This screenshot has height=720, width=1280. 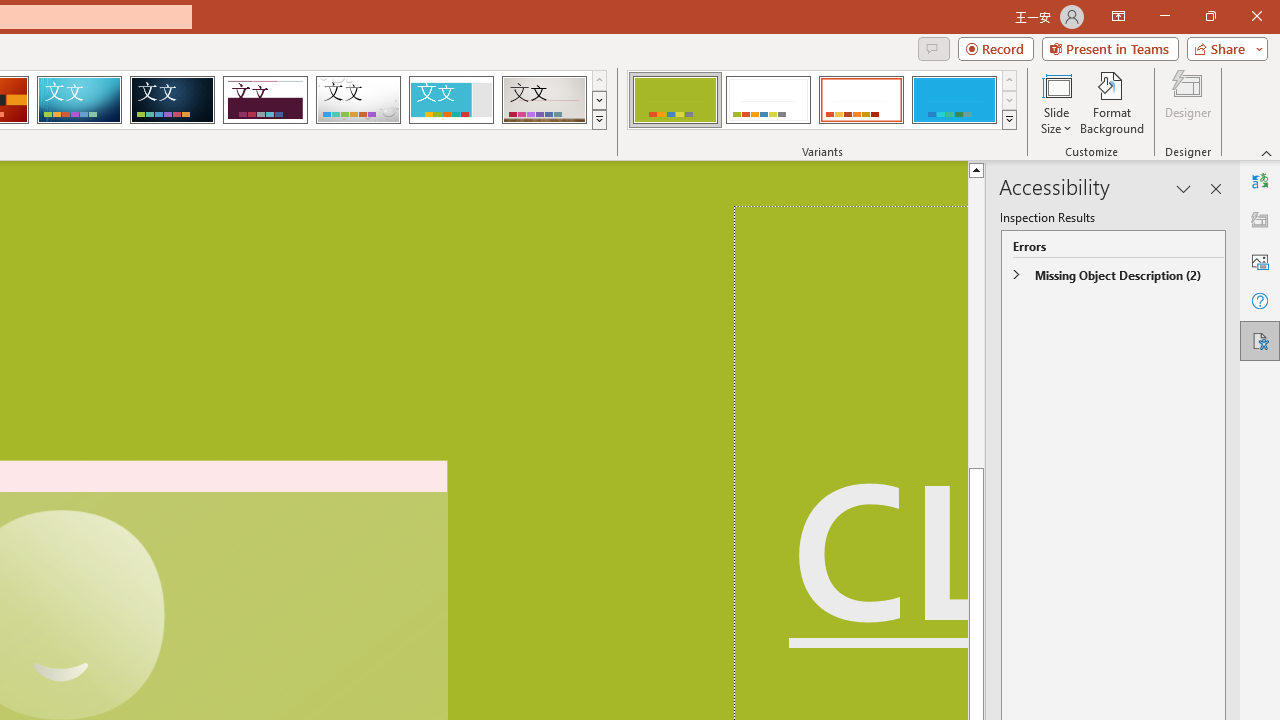 What do you see at coordinates (675, 100) in the screenshot?
I see `'Basis Variant 1'` at bounding box center [675, 100].